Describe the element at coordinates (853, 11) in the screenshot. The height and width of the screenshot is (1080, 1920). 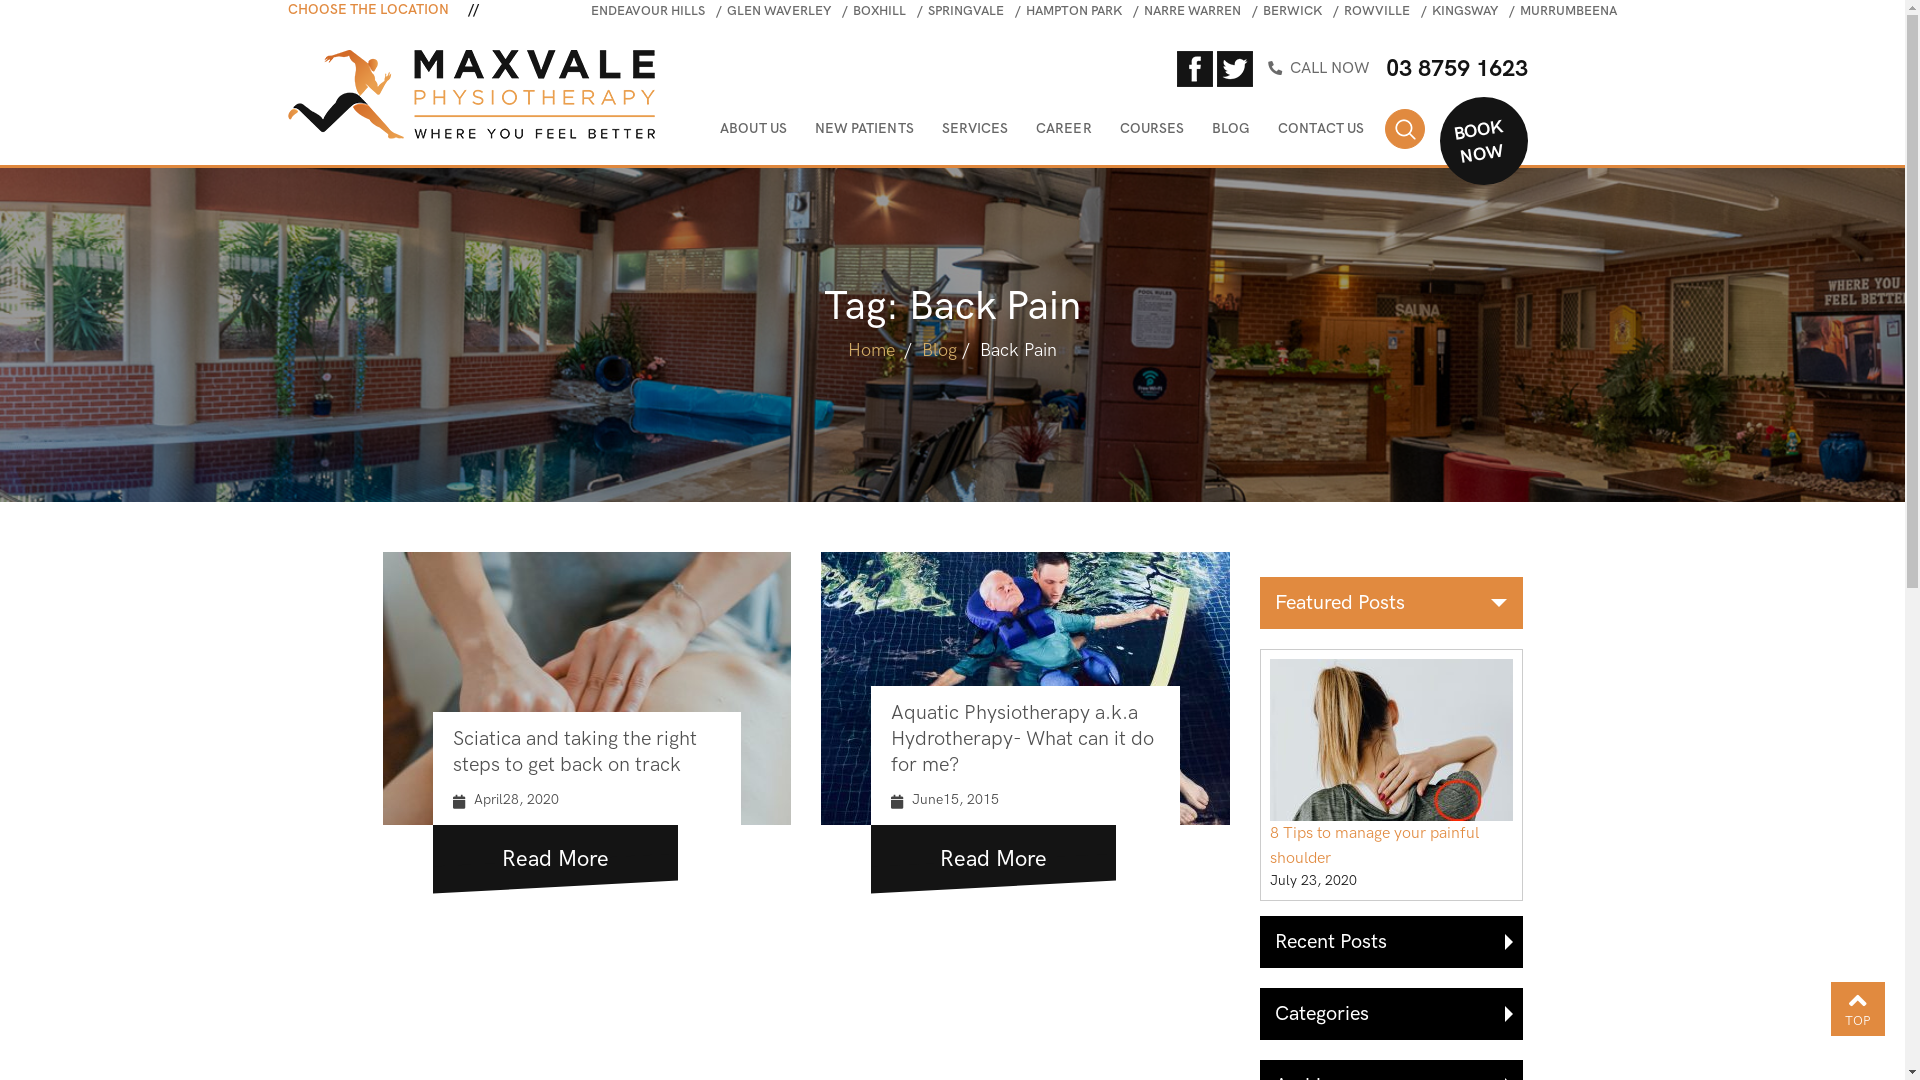
I see `'BOXHILL'` at that location.